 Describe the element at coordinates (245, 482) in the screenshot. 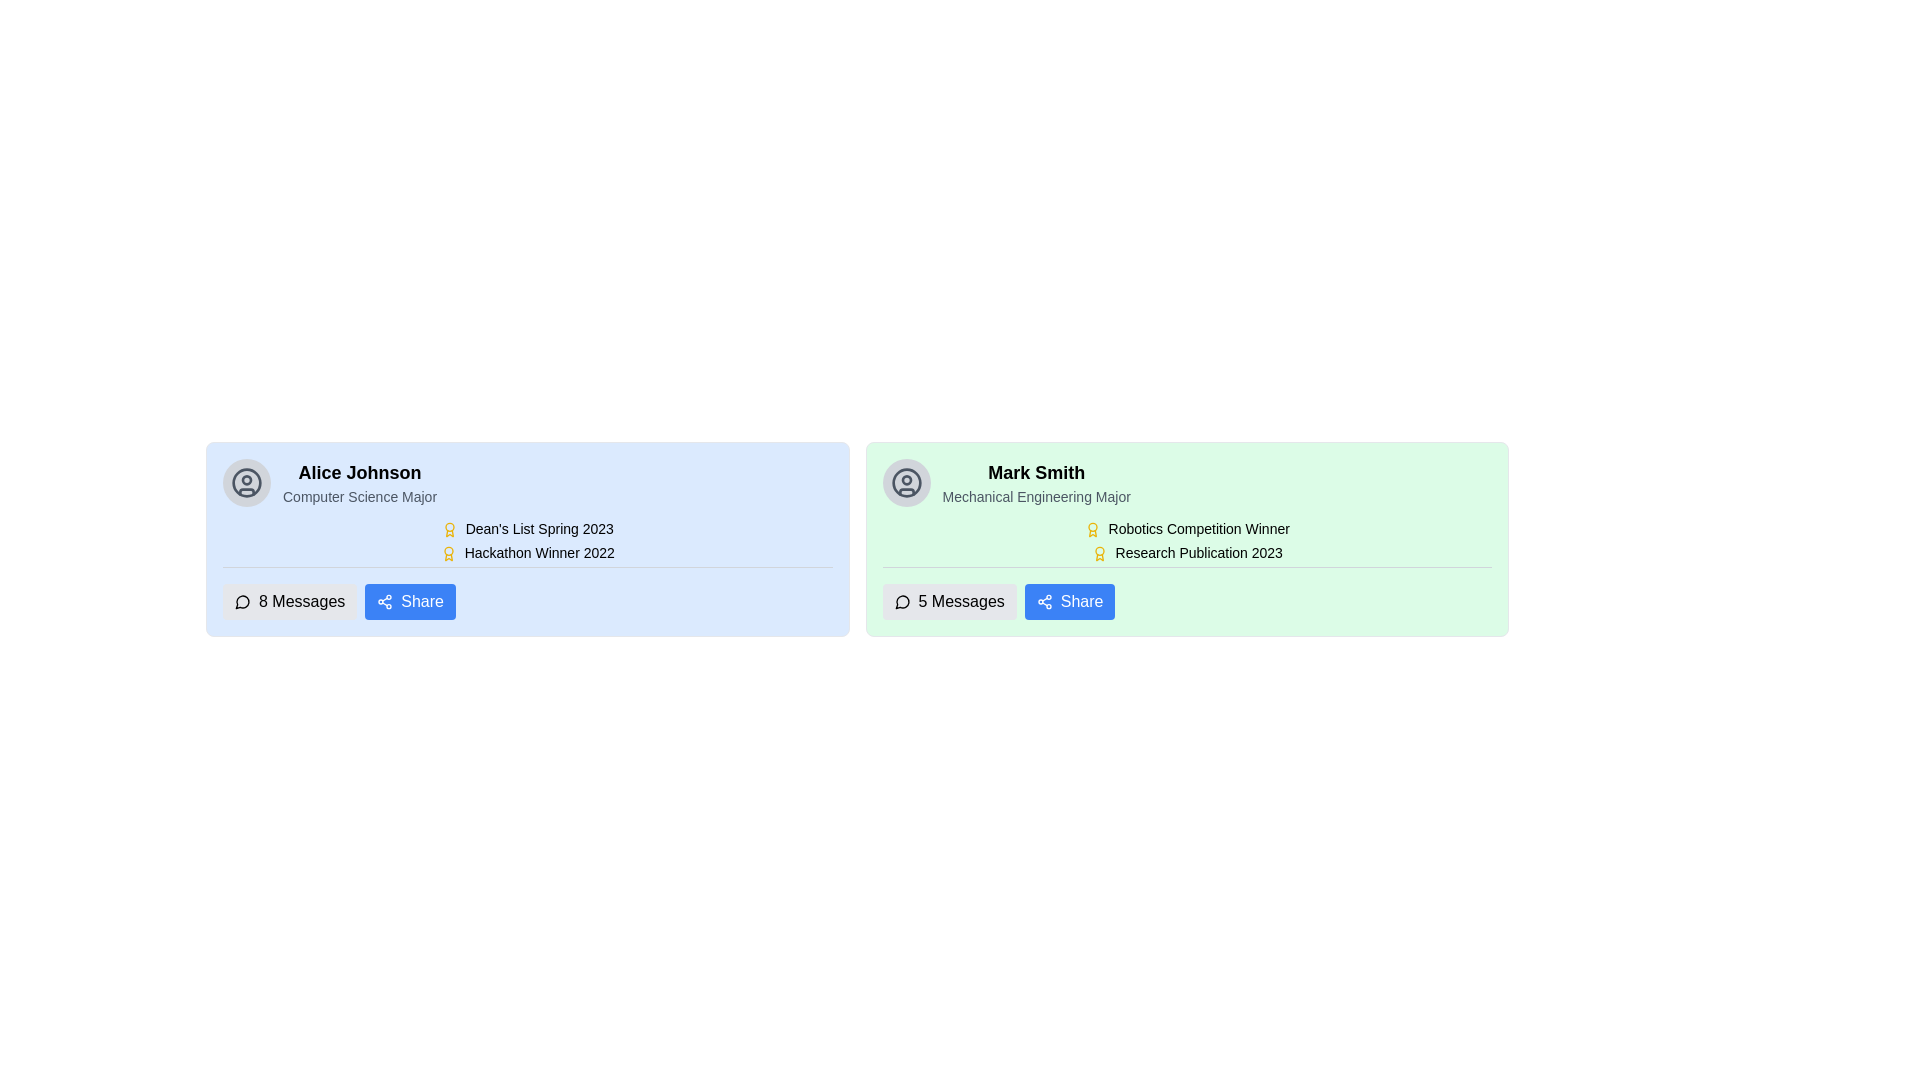

I see `the user profile icon representing 'Alice Johnson', which features a circular frame with a user figure inside, located within a light blue background panel` at that location.